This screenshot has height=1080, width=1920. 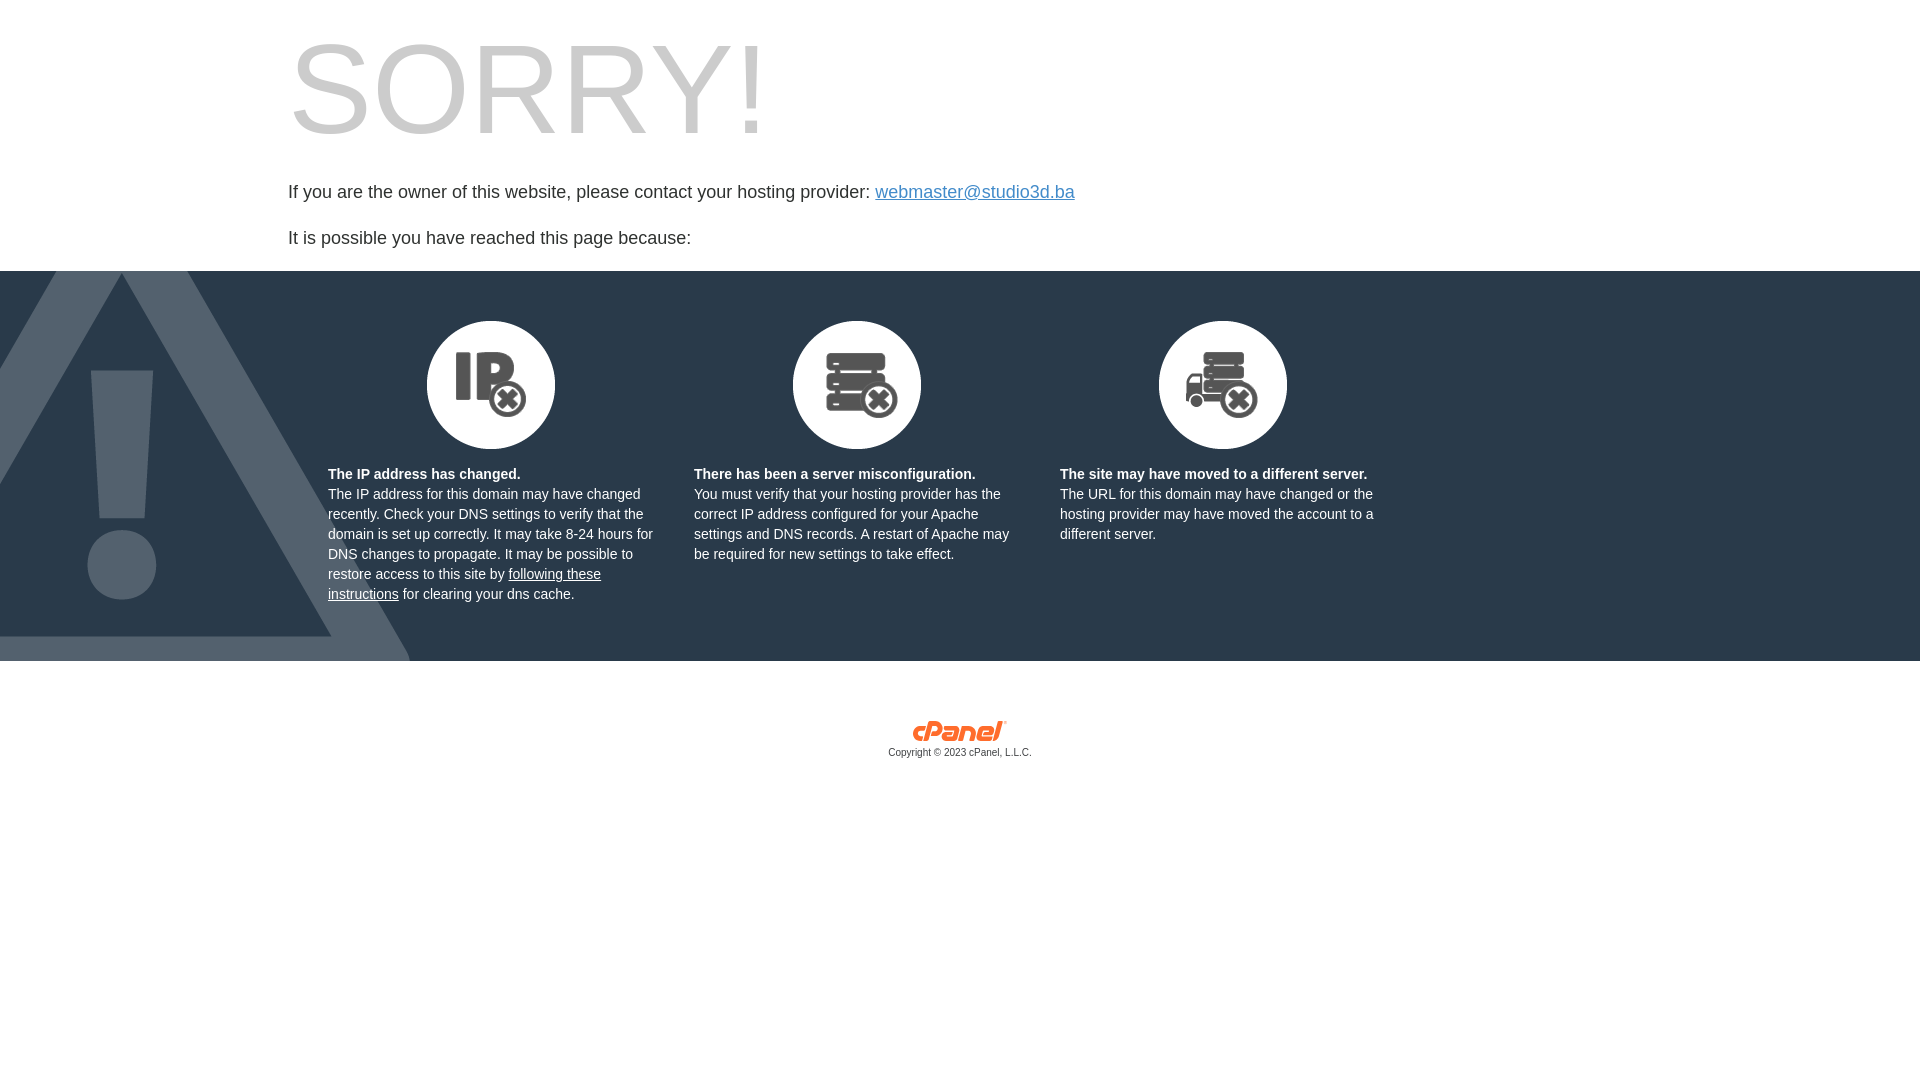 What do you see at coordinates (463, 583) in the screenshot?
I see `'following these instructions'` at bounding box center [463, 583].